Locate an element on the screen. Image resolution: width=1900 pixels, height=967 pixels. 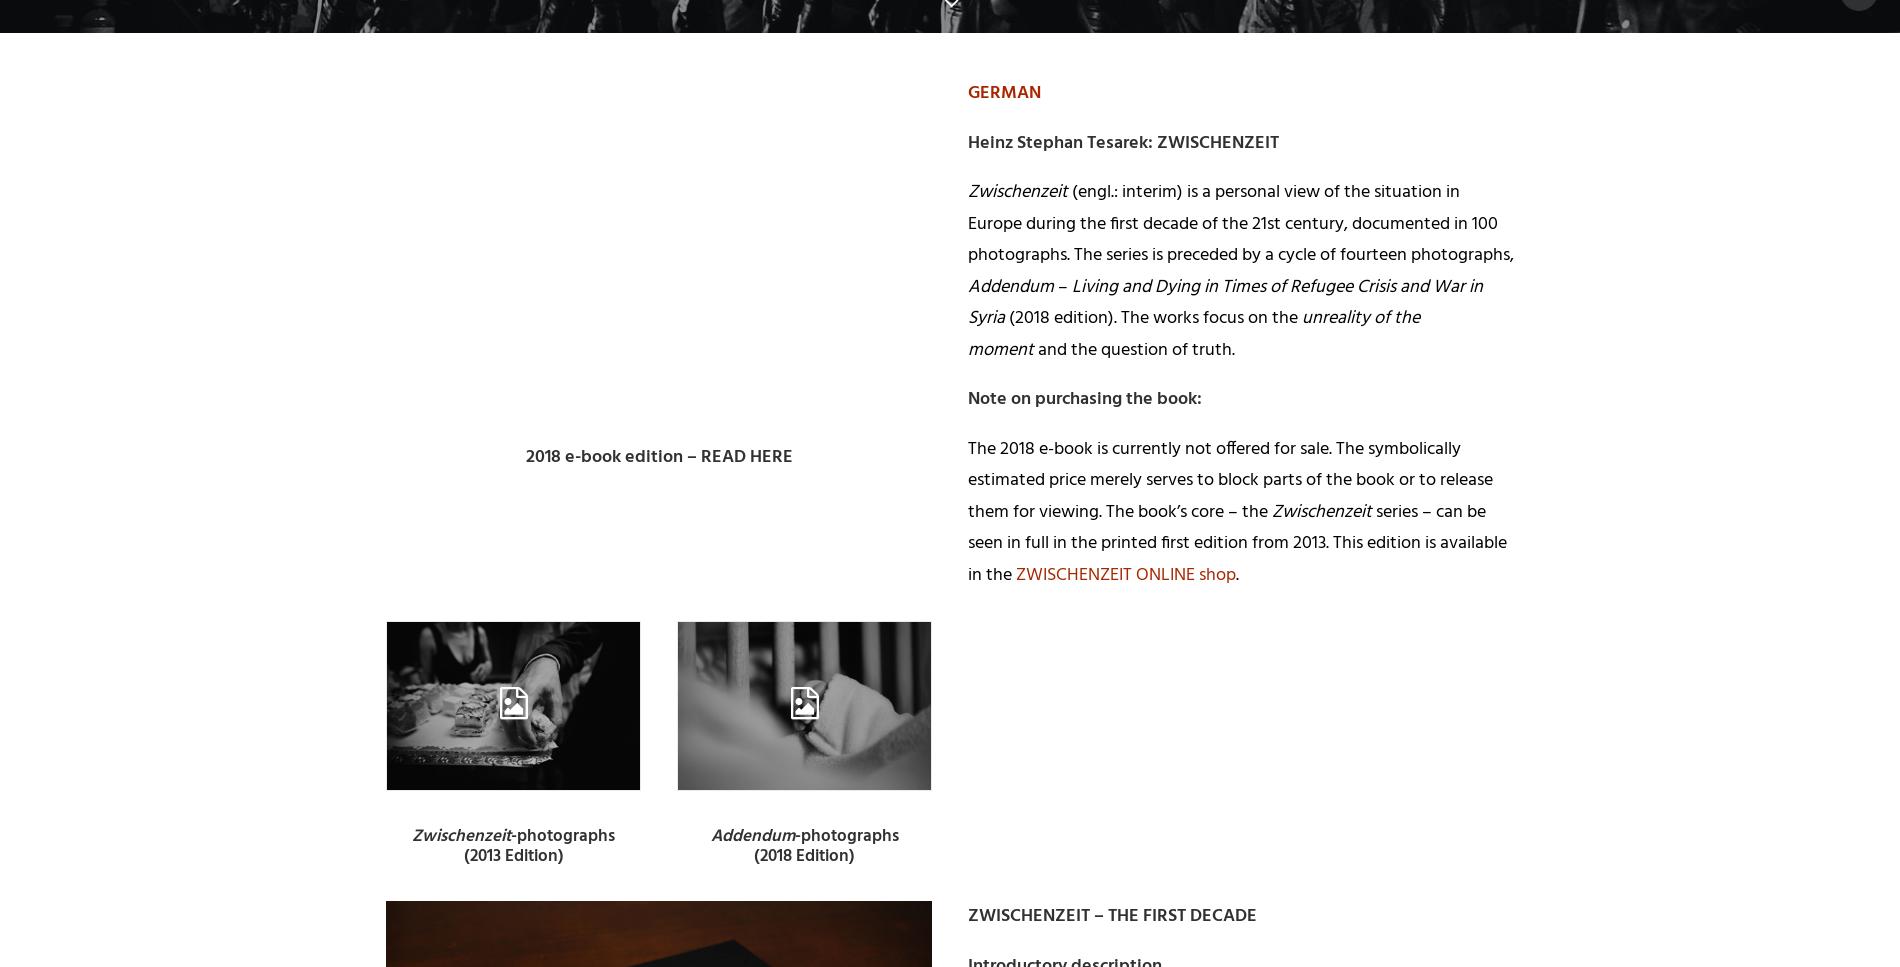
'Note on purchasing the book:' is located at coordinates (1085, 399).